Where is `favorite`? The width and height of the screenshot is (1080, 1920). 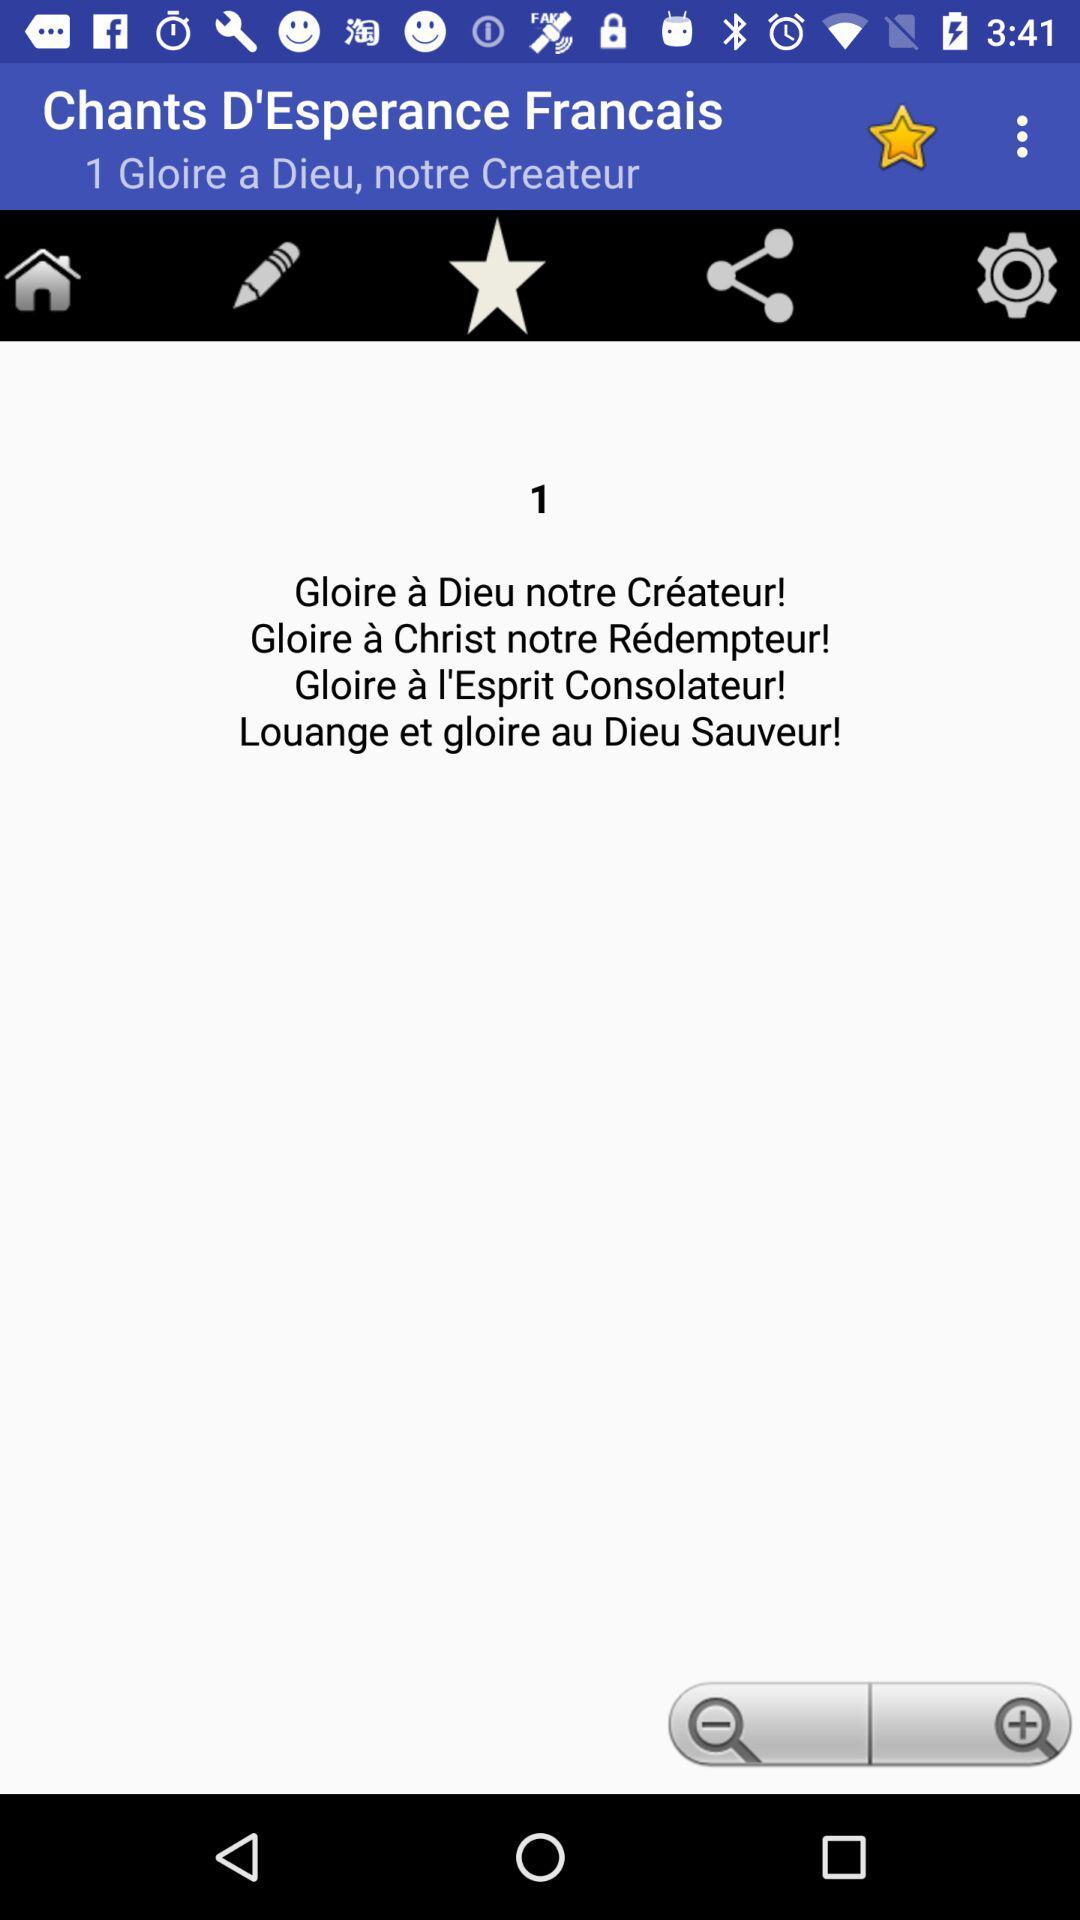
favorite is located at coordinates (901, 135).